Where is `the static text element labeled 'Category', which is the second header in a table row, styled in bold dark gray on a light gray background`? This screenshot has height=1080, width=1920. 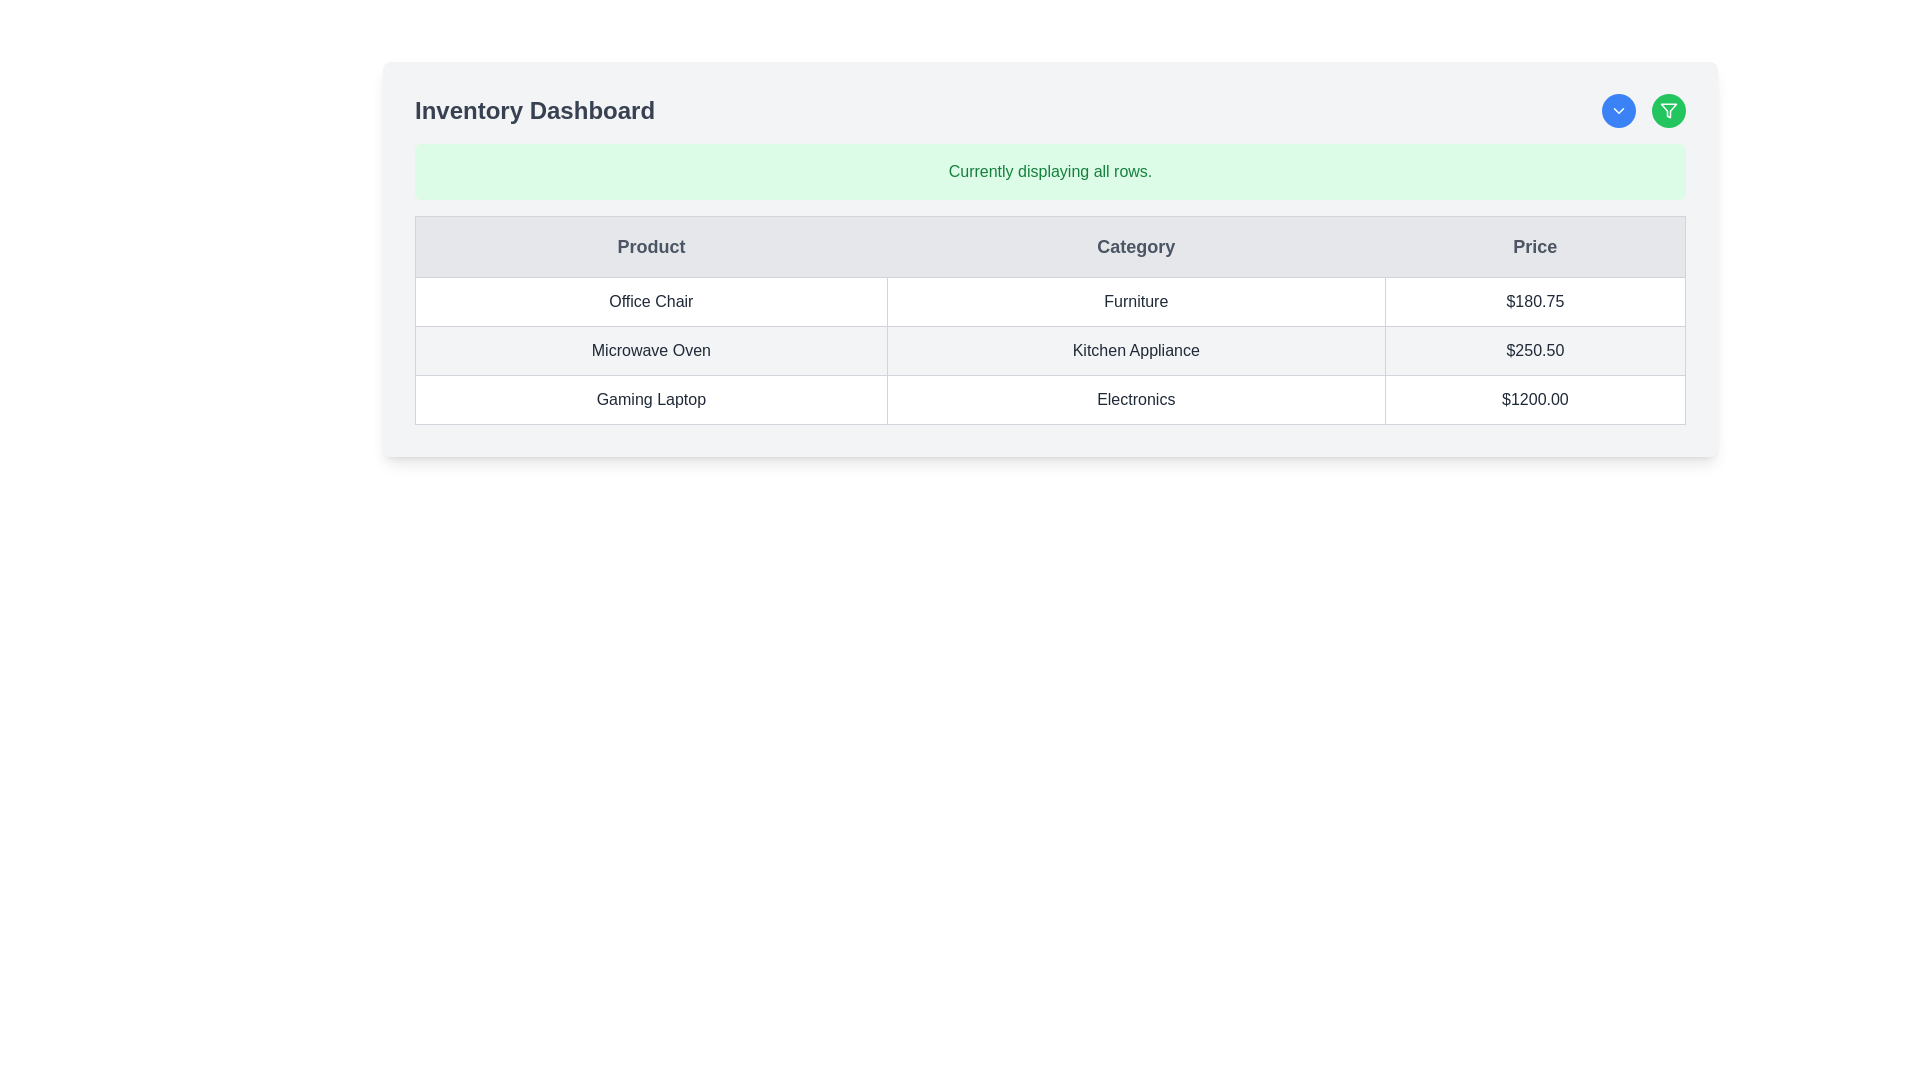
the static text element labeled 'Category', which is the second header in a table row, styled in bold dark gray on a light gray background is located at coordinates (1136, 245).